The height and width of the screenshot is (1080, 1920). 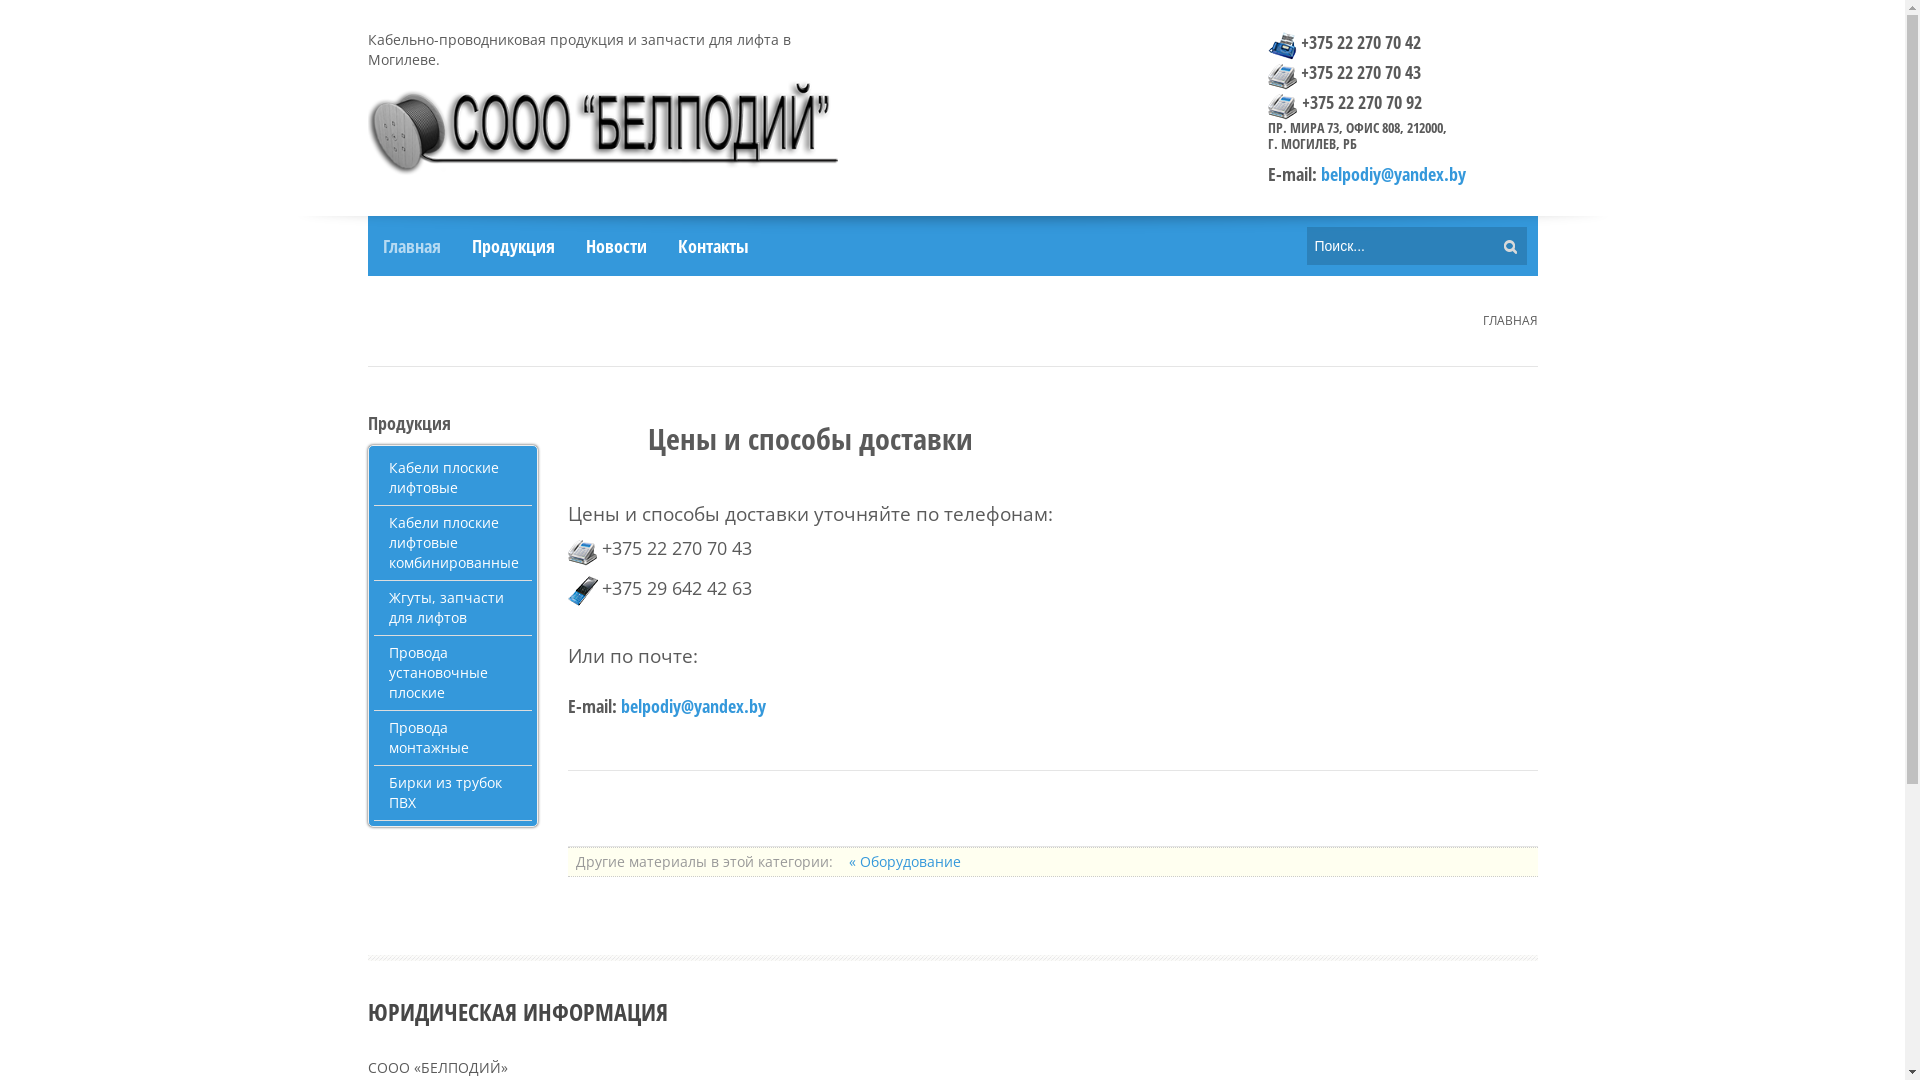 What do you see at coordinates (581, 589) in the screenshot?
I see `'Velcom'` at bounding box center [581, 589].